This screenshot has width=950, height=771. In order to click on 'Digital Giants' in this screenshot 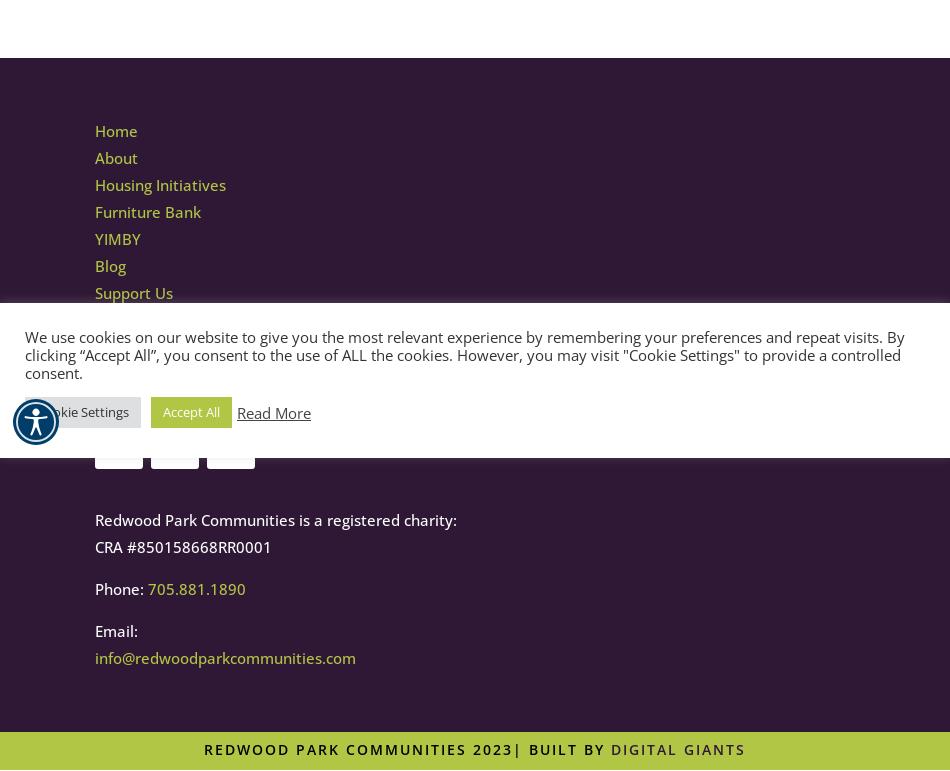, I will do `click(611, 748)`.